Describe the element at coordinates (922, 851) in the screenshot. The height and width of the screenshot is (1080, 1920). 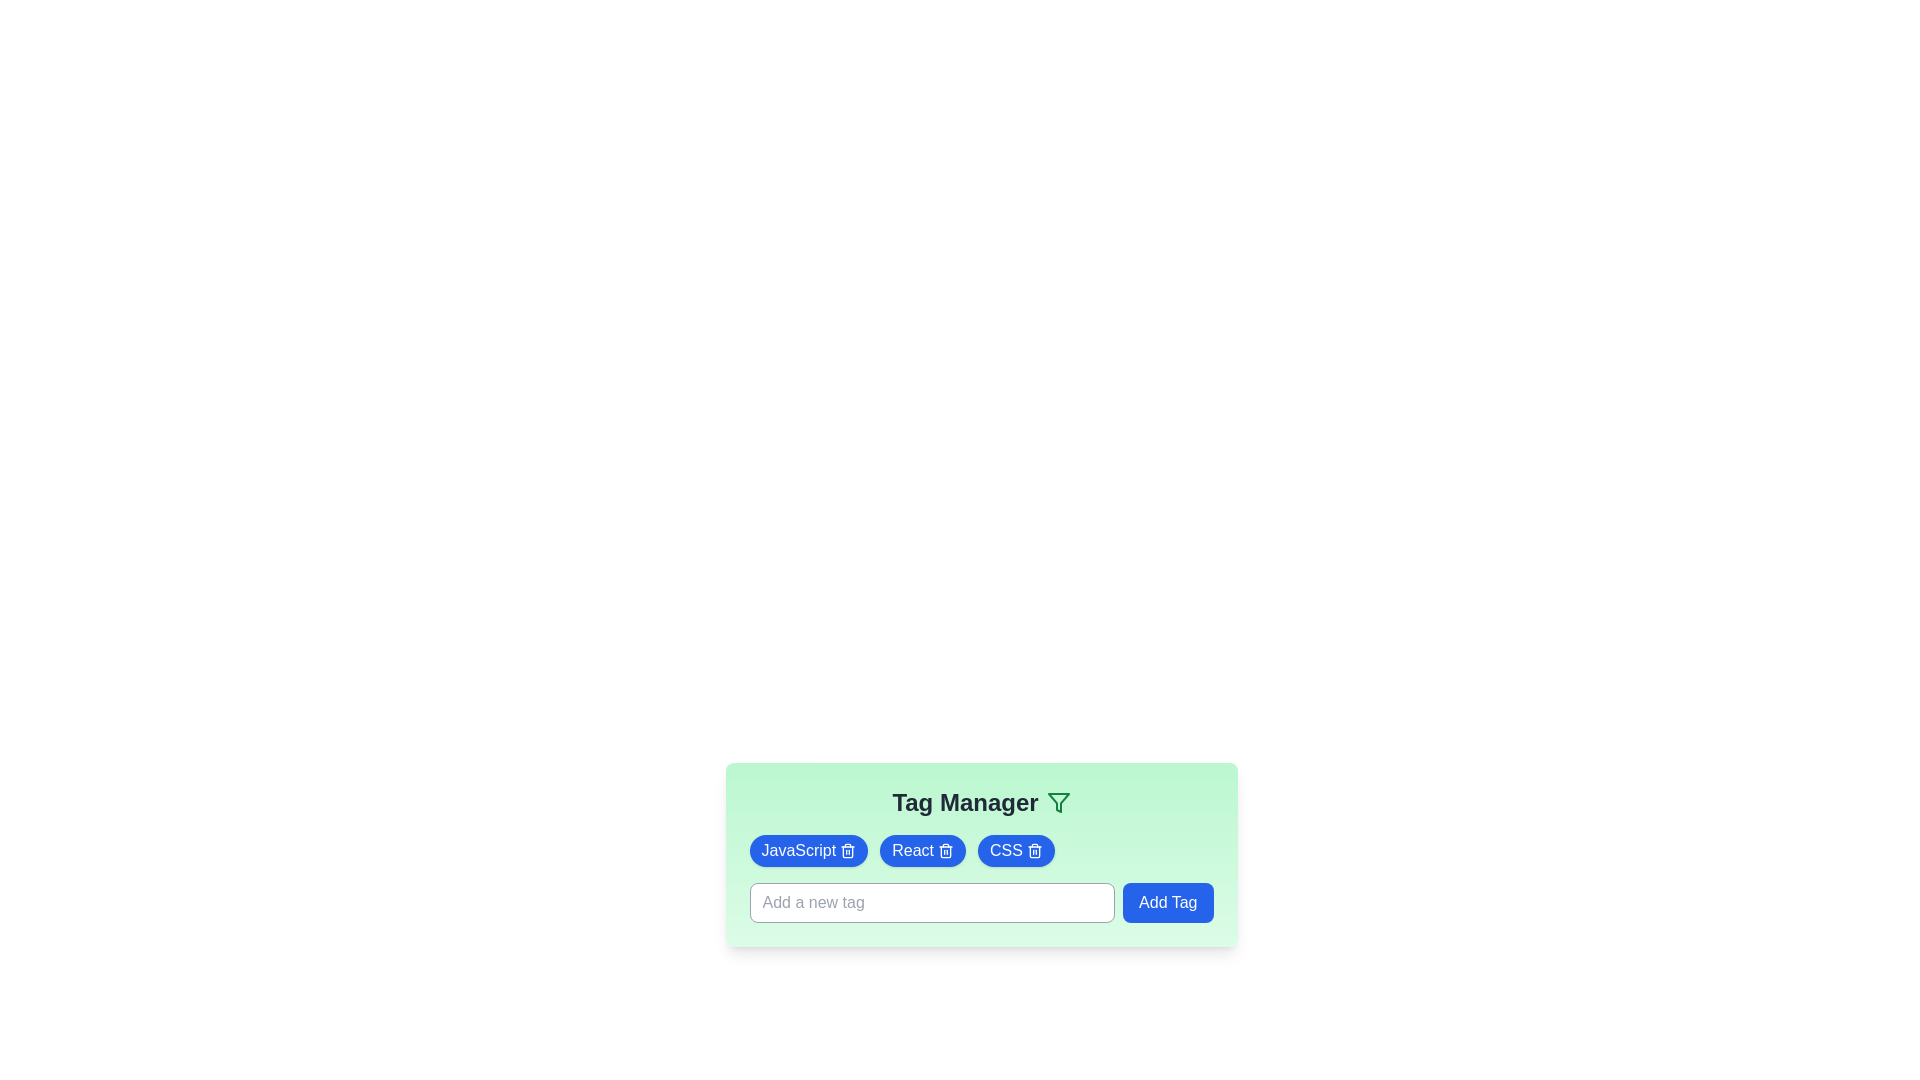
I see `the trash icon on the 'React' tag button` at that location.